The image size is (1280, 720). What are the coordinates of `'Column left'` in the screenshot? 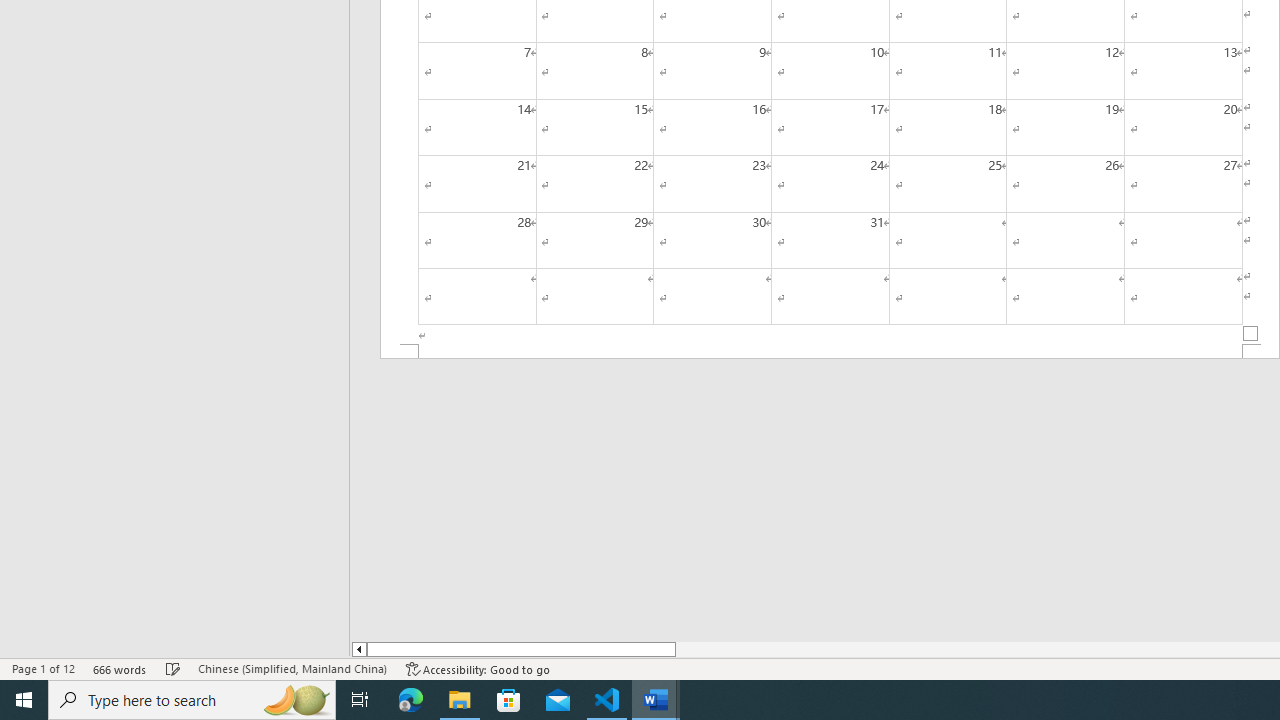 It's located at (358, 649).